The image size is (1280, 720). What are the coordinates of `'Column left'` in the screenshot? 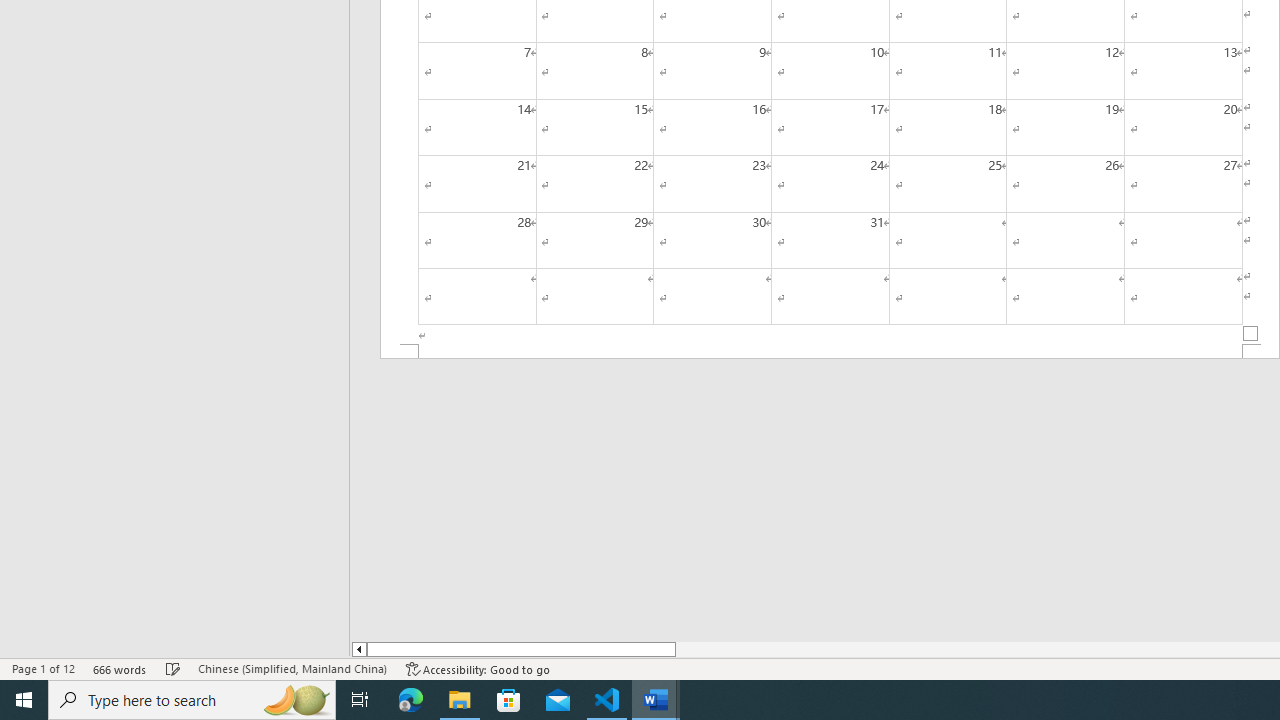 It's located at (358, 649).